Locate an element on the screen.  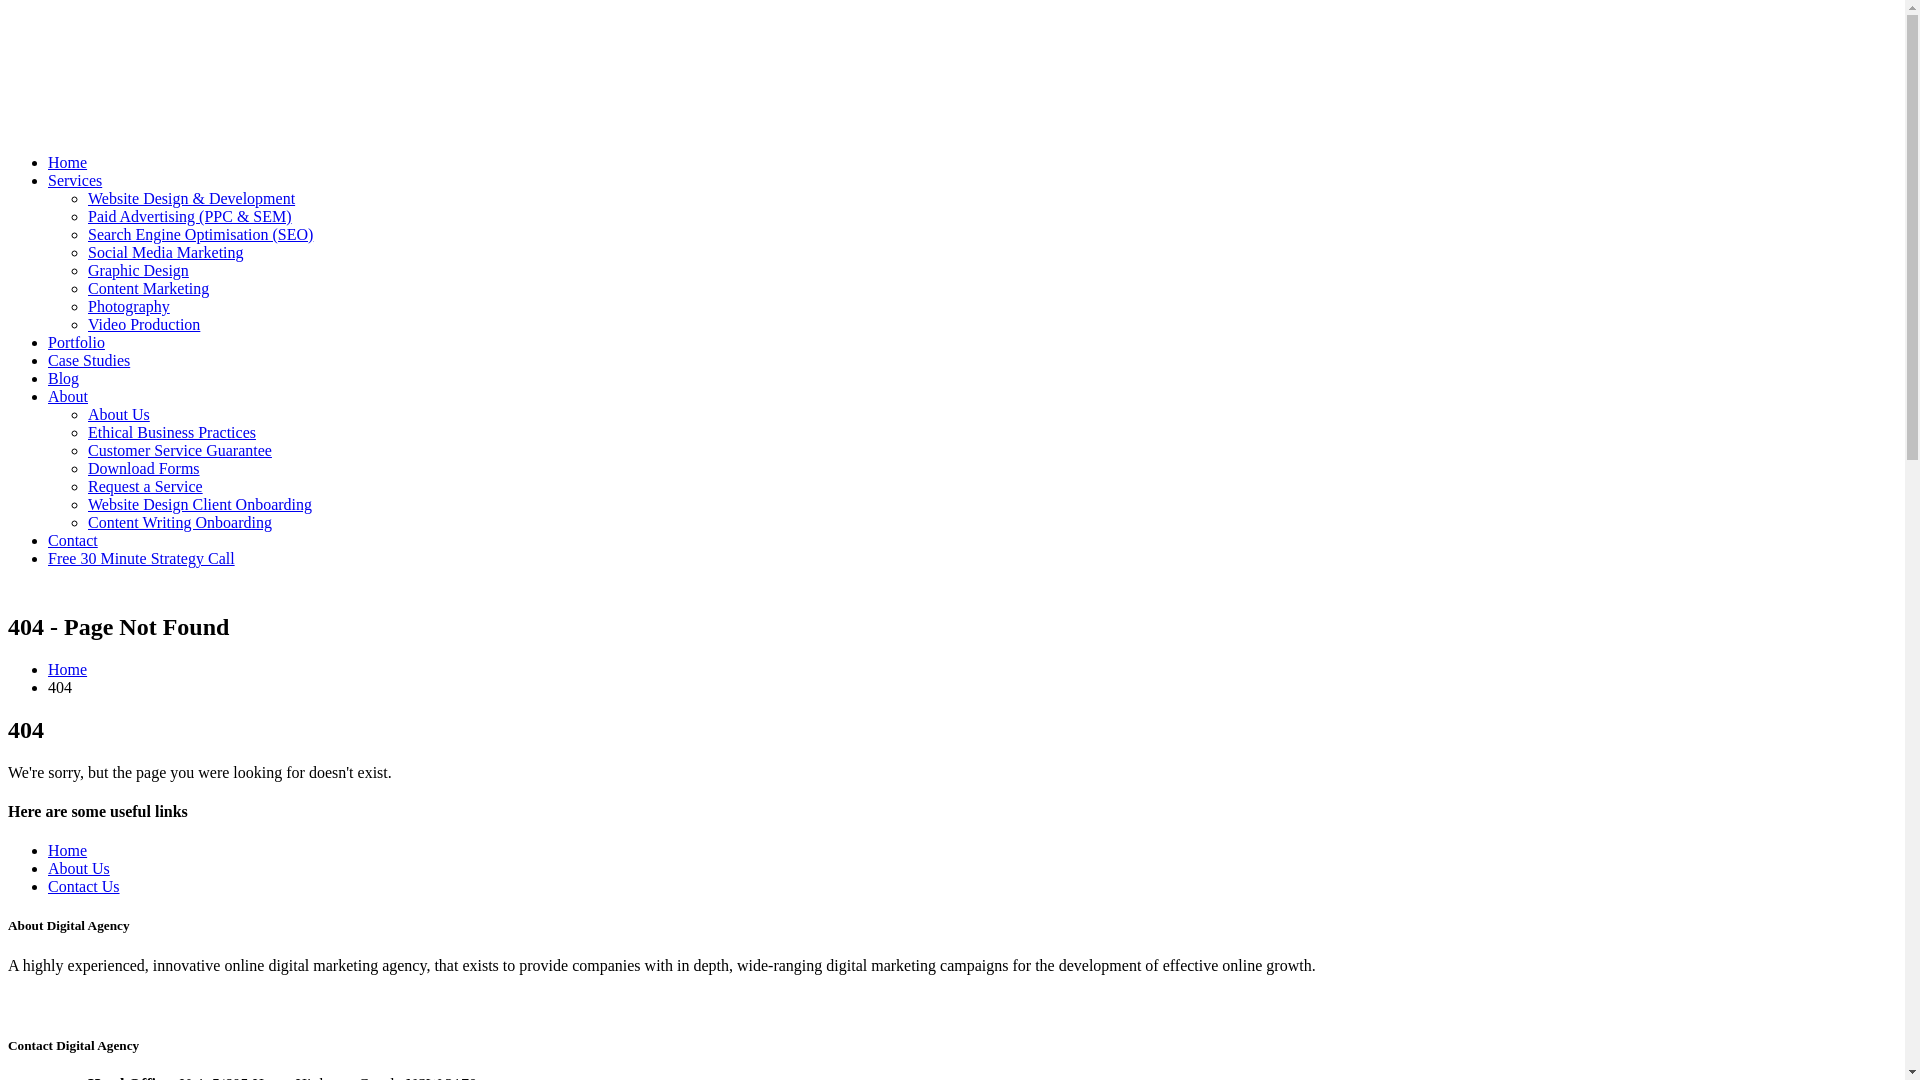
'About' is located at coordinates (67, 396).